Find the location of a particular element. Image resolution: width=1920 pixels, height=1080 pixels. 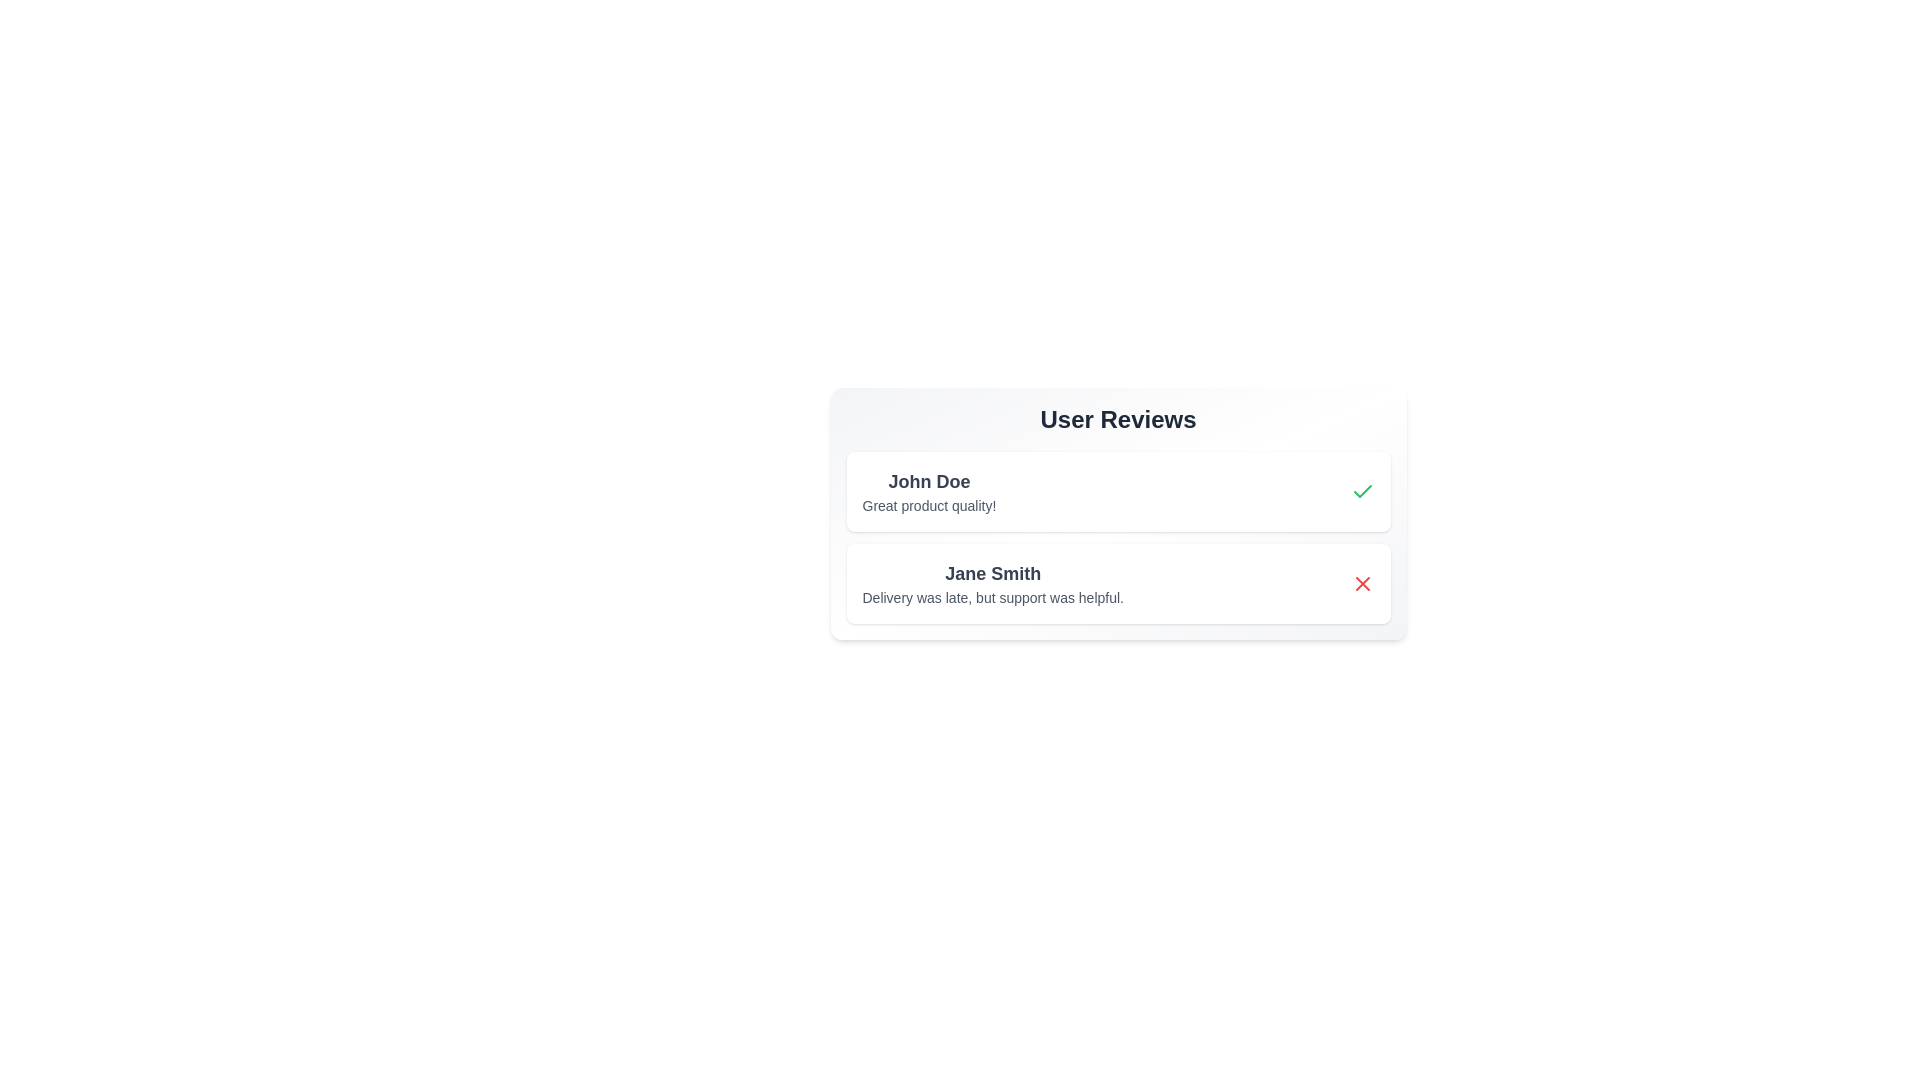

the red 'X' icon located is located at coordinates (1361, 583).